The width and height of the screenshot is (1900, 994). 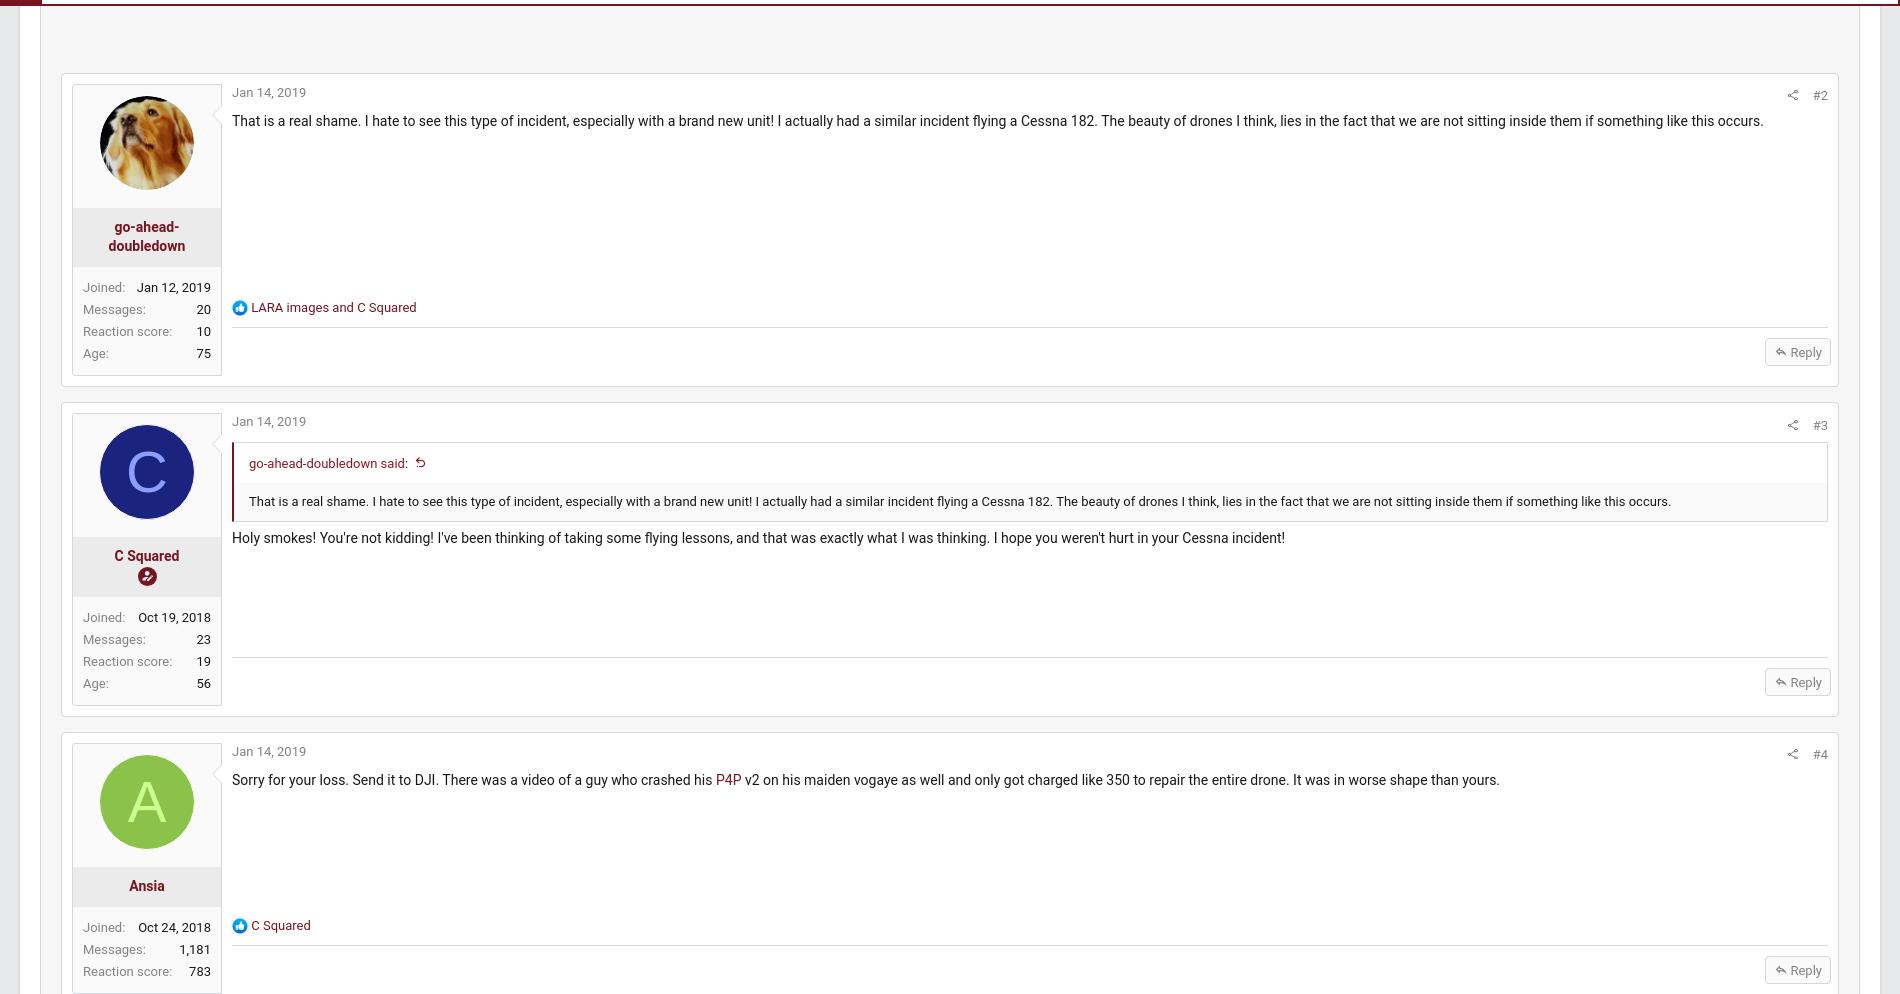 What do you see at coordinates (1599, 275) in the screenshot?
I see `'Latest: pat2108'` at bounding box center [1599, 275].